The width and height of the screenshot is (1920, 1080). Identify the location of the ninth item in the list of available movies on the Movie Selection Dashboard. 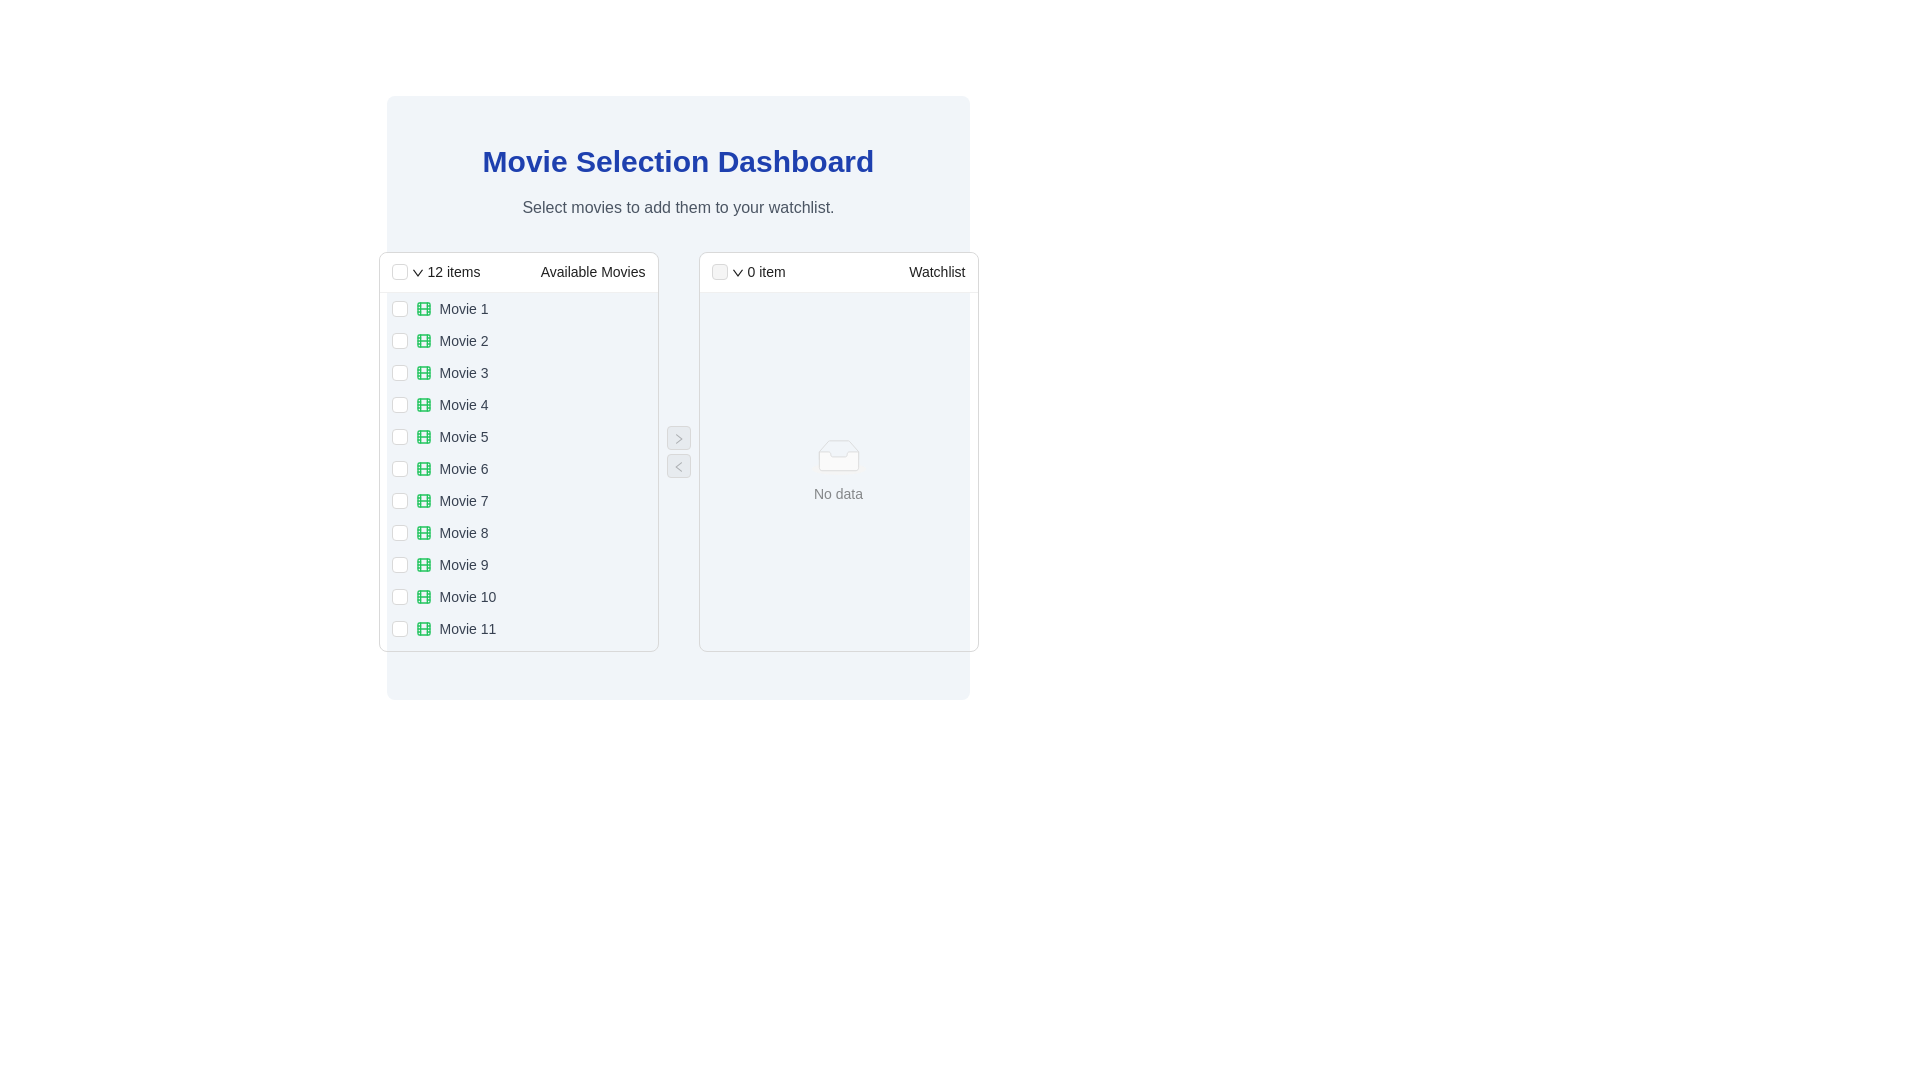
(530, 564).